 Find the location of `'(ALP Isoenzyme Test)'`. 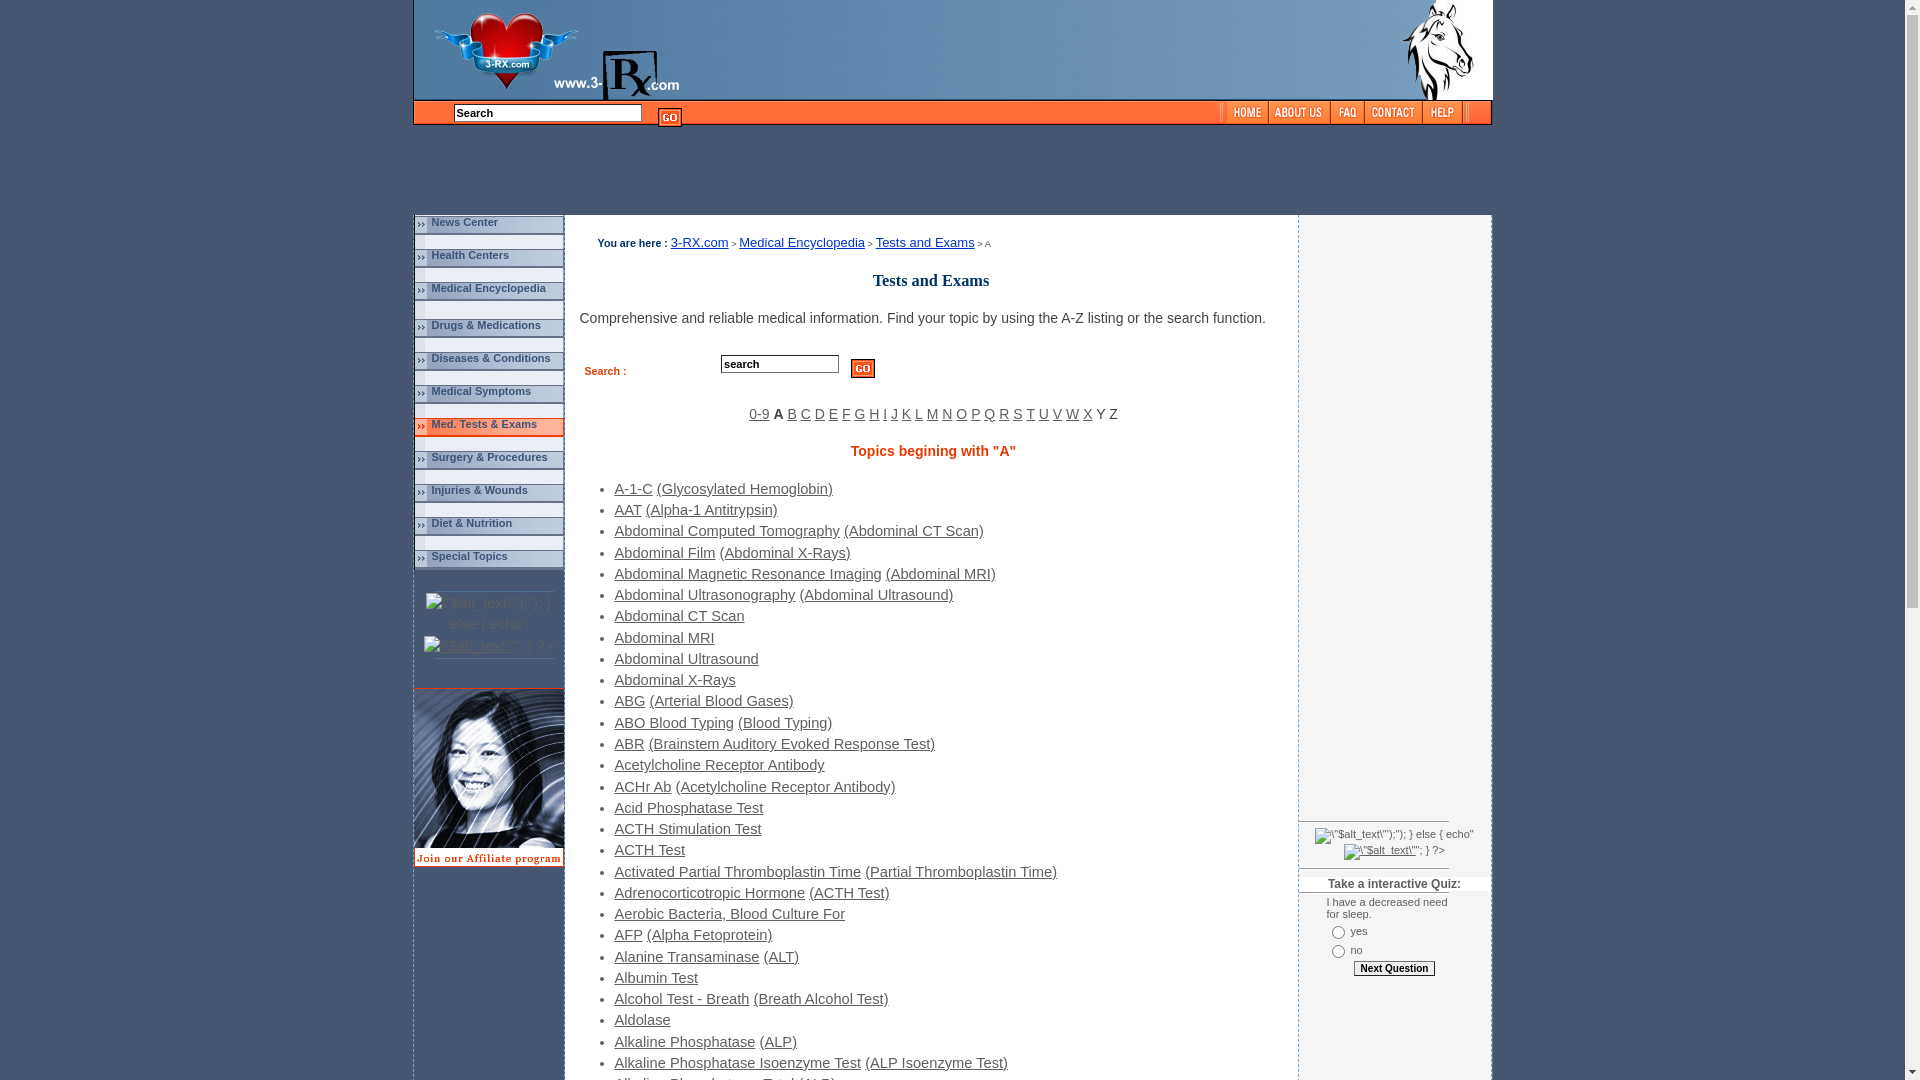

'(ALP Isoenzyme Test)' is located at coordinates (935, 1062).